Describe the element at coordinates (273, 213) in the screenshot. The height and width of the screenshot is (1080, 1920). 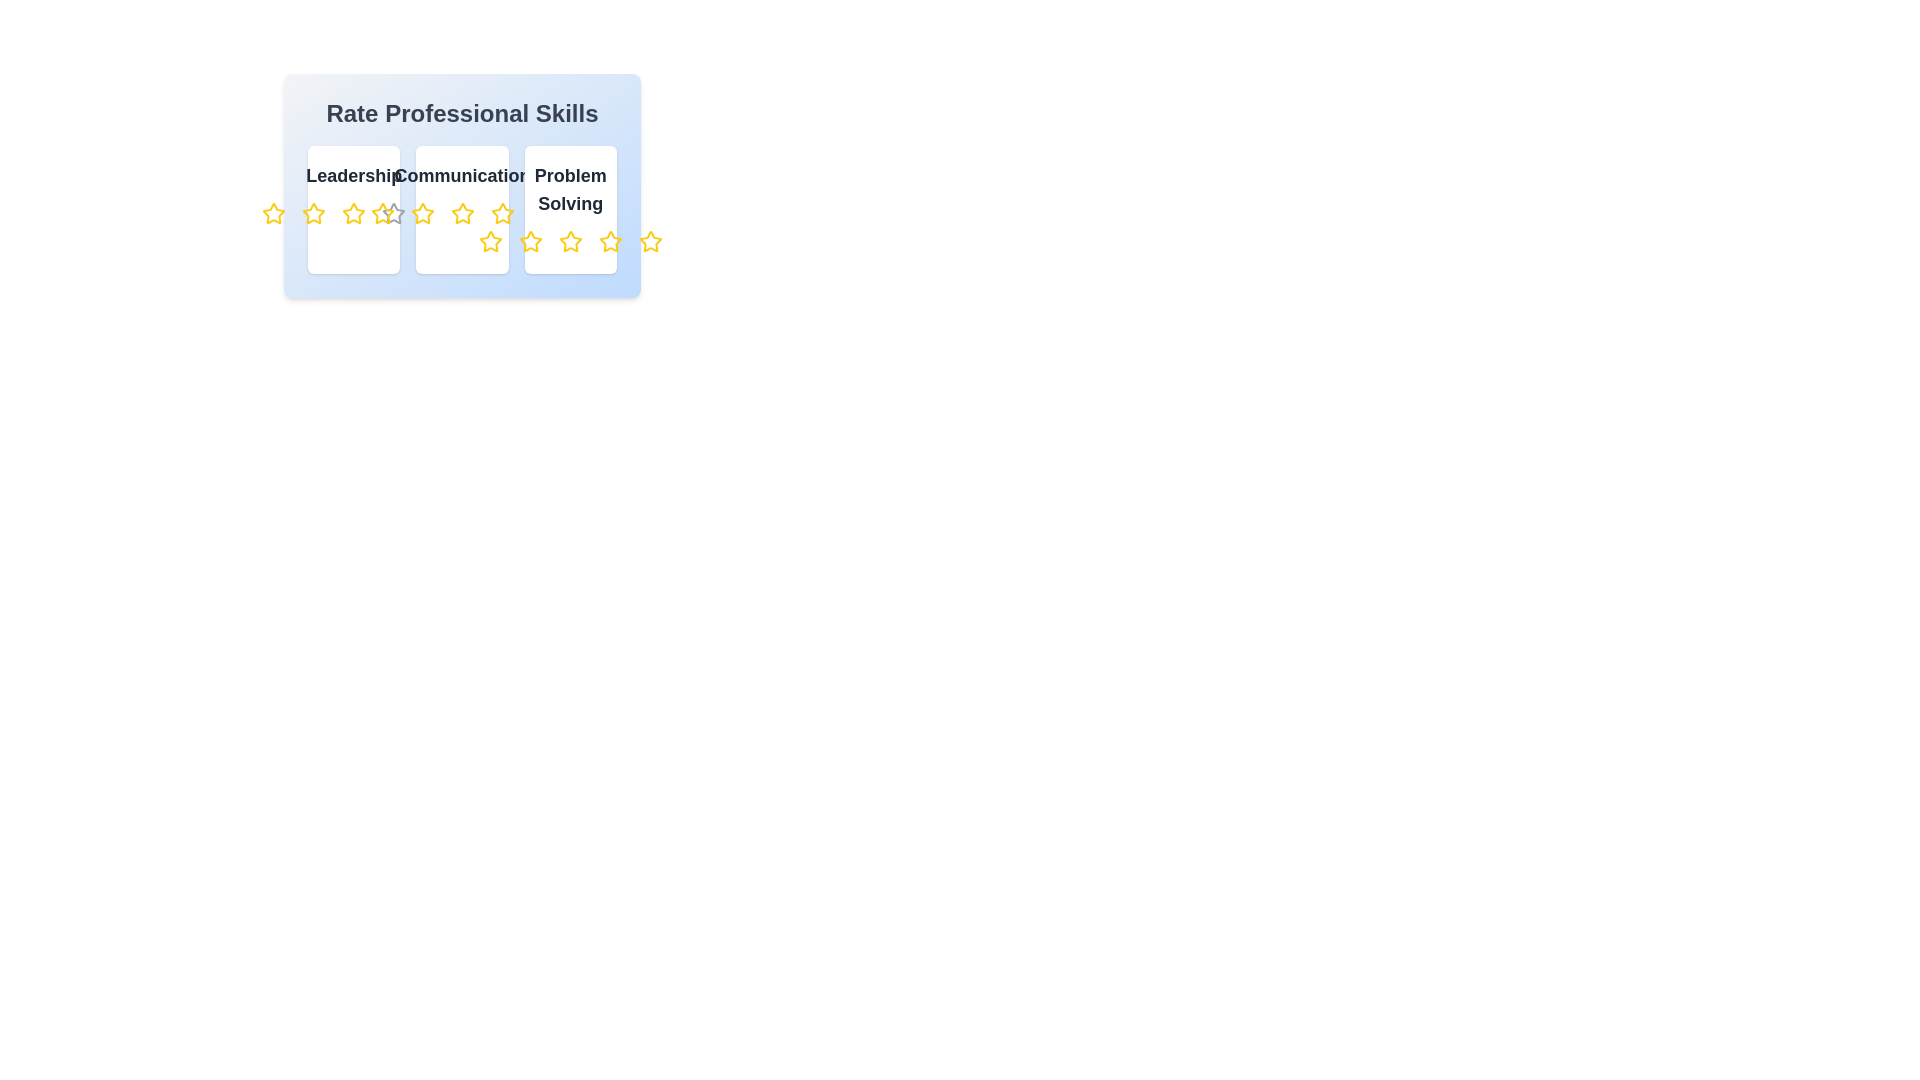
I see `the first star of the 'Leadership' rating to reset it` at that location.